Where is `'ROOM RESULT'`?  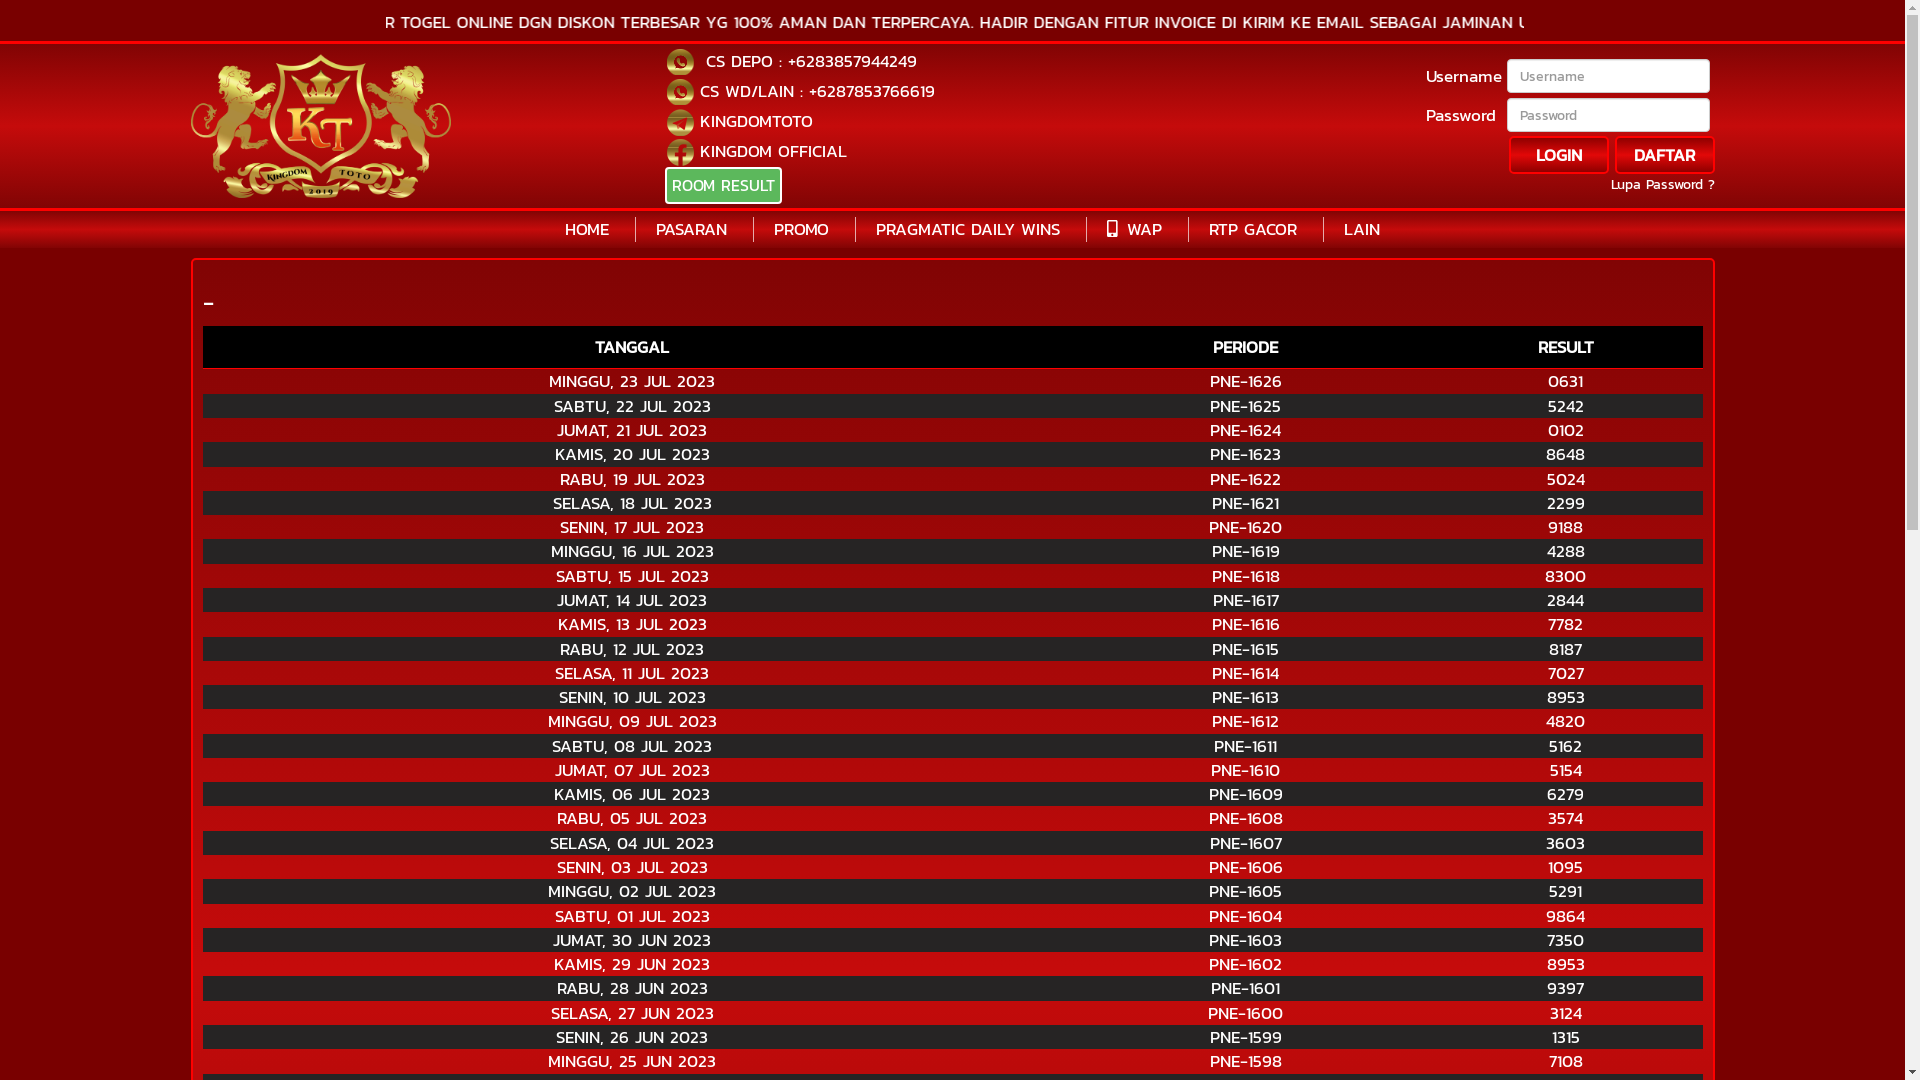
'ROOM RESULT' is located at coordinates (722, 185).